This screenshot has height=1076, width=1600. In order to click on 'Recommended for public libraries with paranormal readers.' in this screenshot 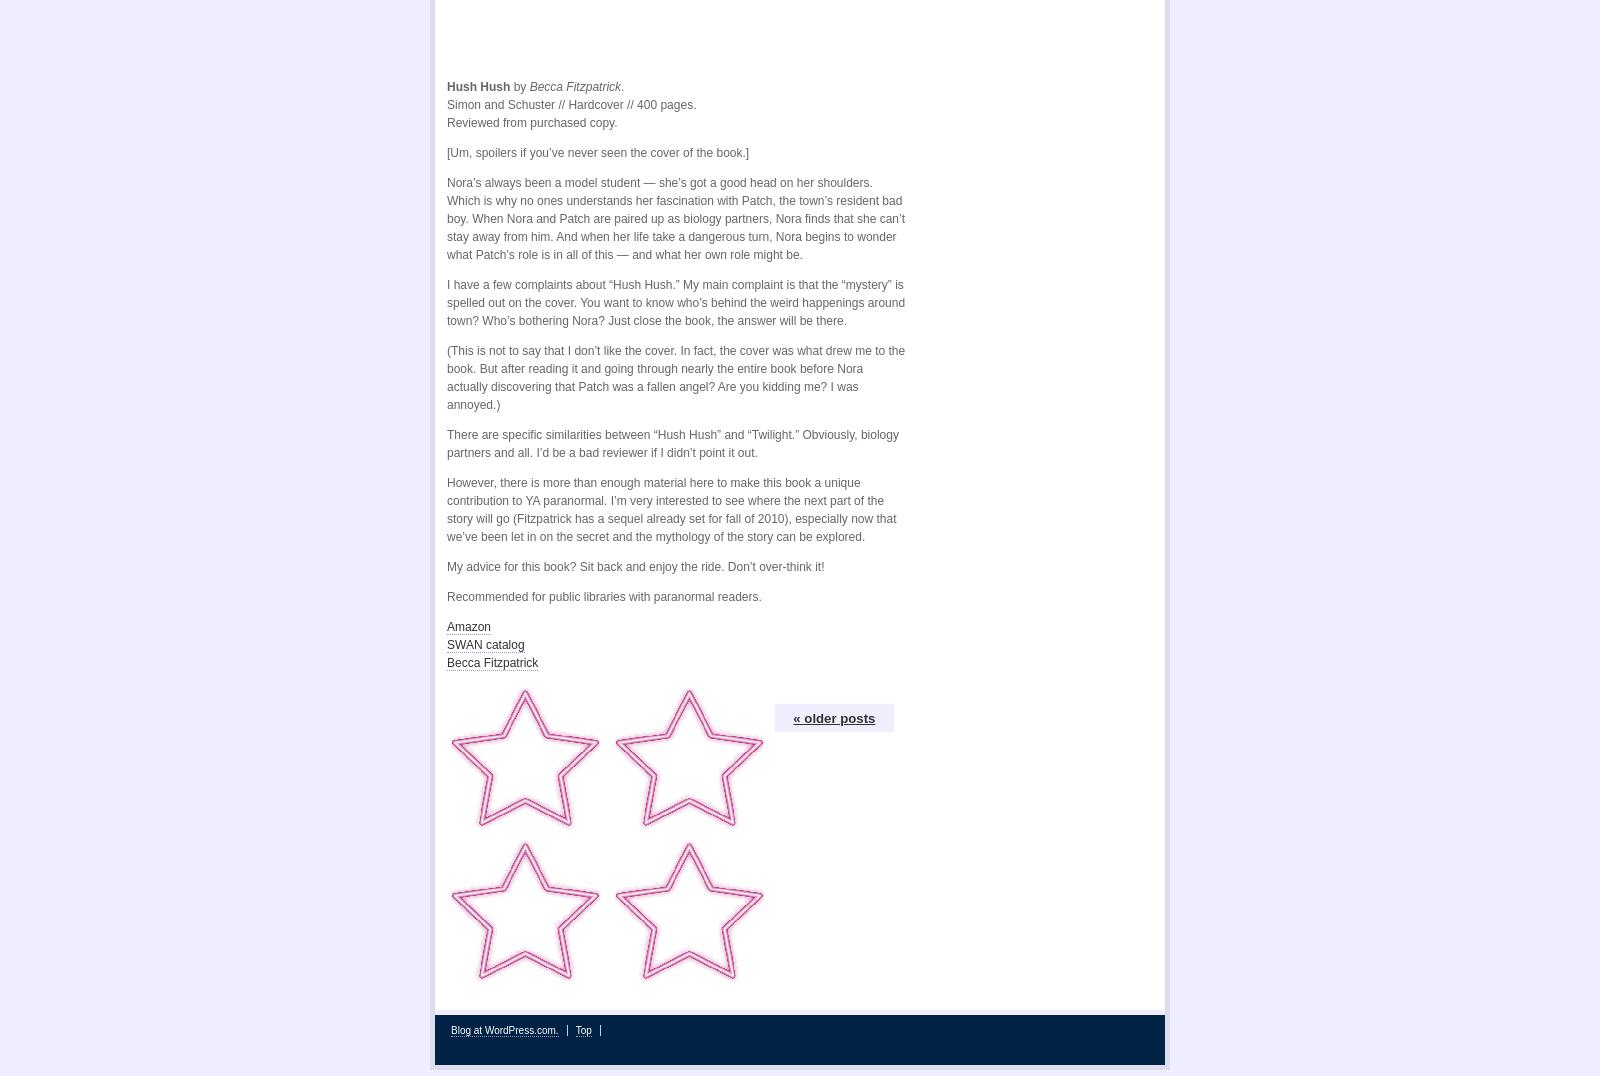, I will do `click(446, 591)`.